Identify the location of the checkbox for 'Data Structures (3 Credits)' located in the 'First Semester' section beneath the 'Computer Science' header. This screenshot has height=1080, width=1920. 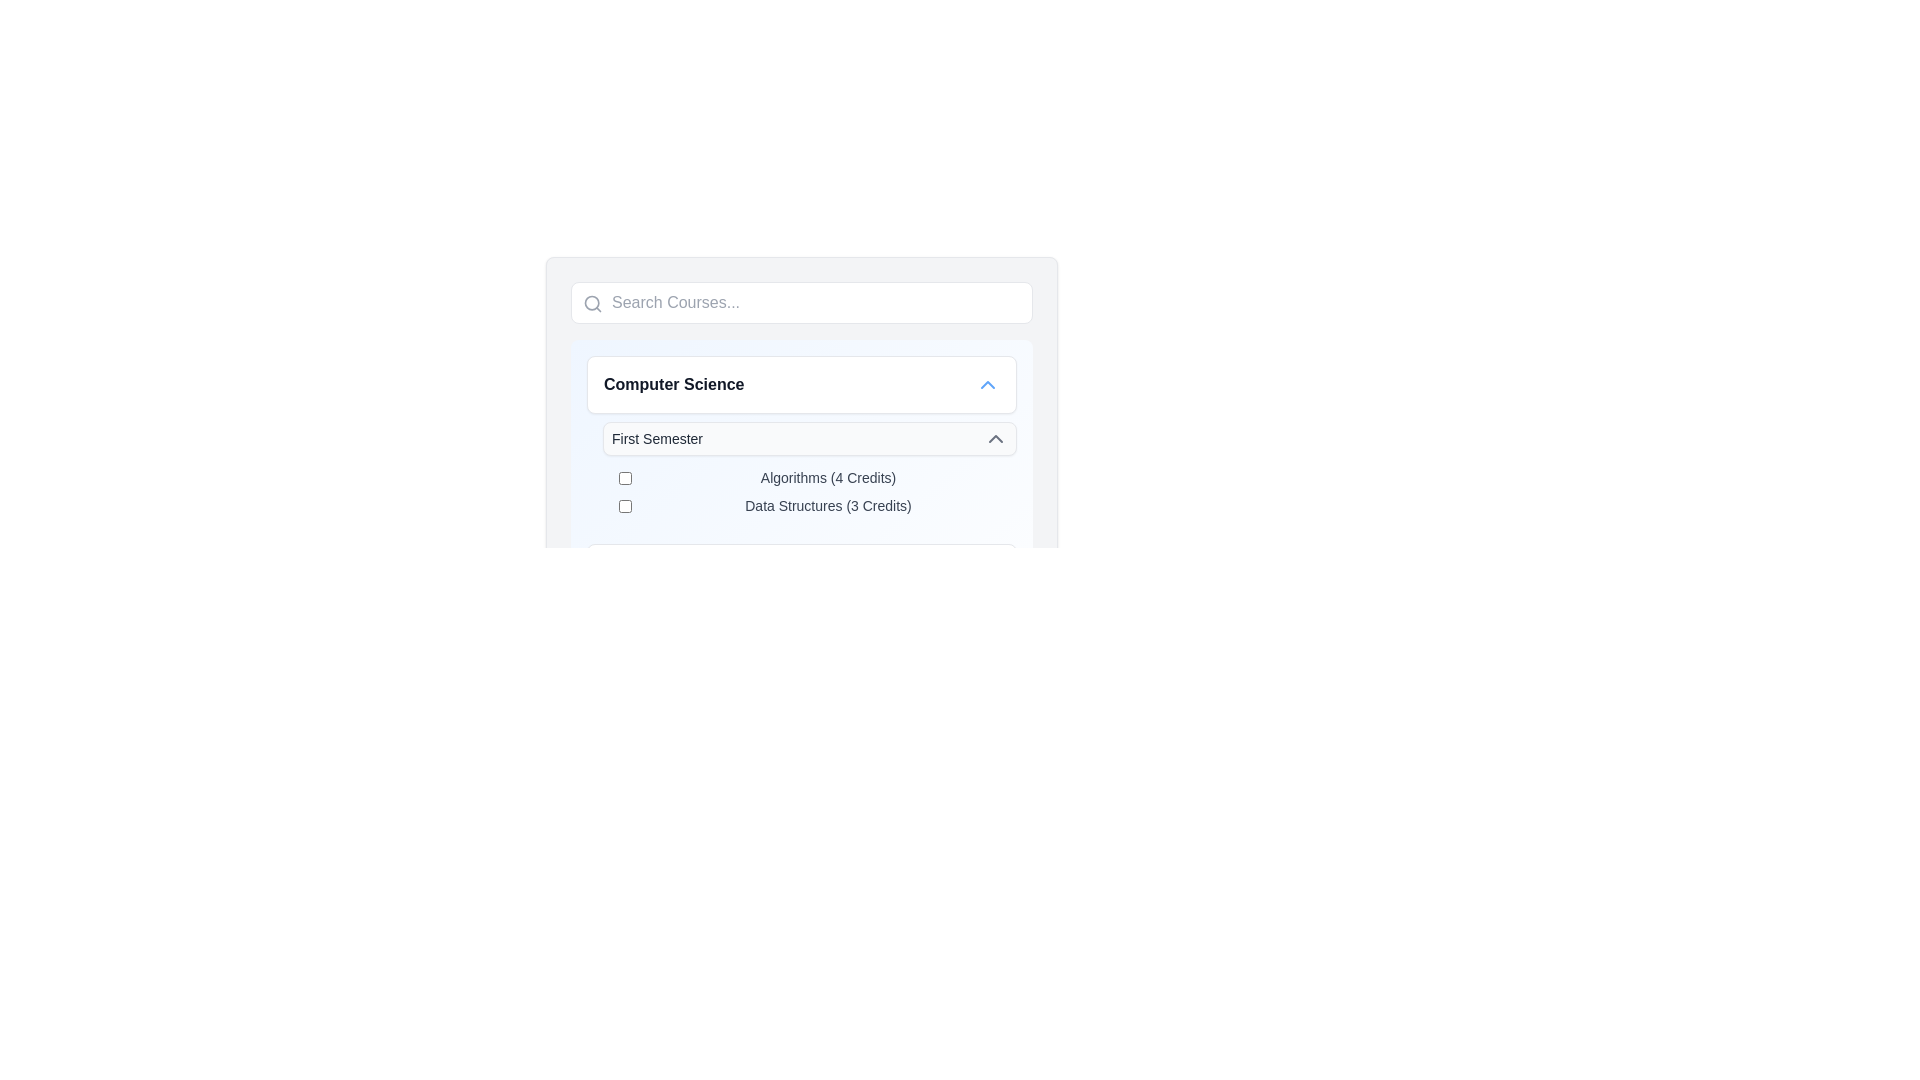
(624, 504).